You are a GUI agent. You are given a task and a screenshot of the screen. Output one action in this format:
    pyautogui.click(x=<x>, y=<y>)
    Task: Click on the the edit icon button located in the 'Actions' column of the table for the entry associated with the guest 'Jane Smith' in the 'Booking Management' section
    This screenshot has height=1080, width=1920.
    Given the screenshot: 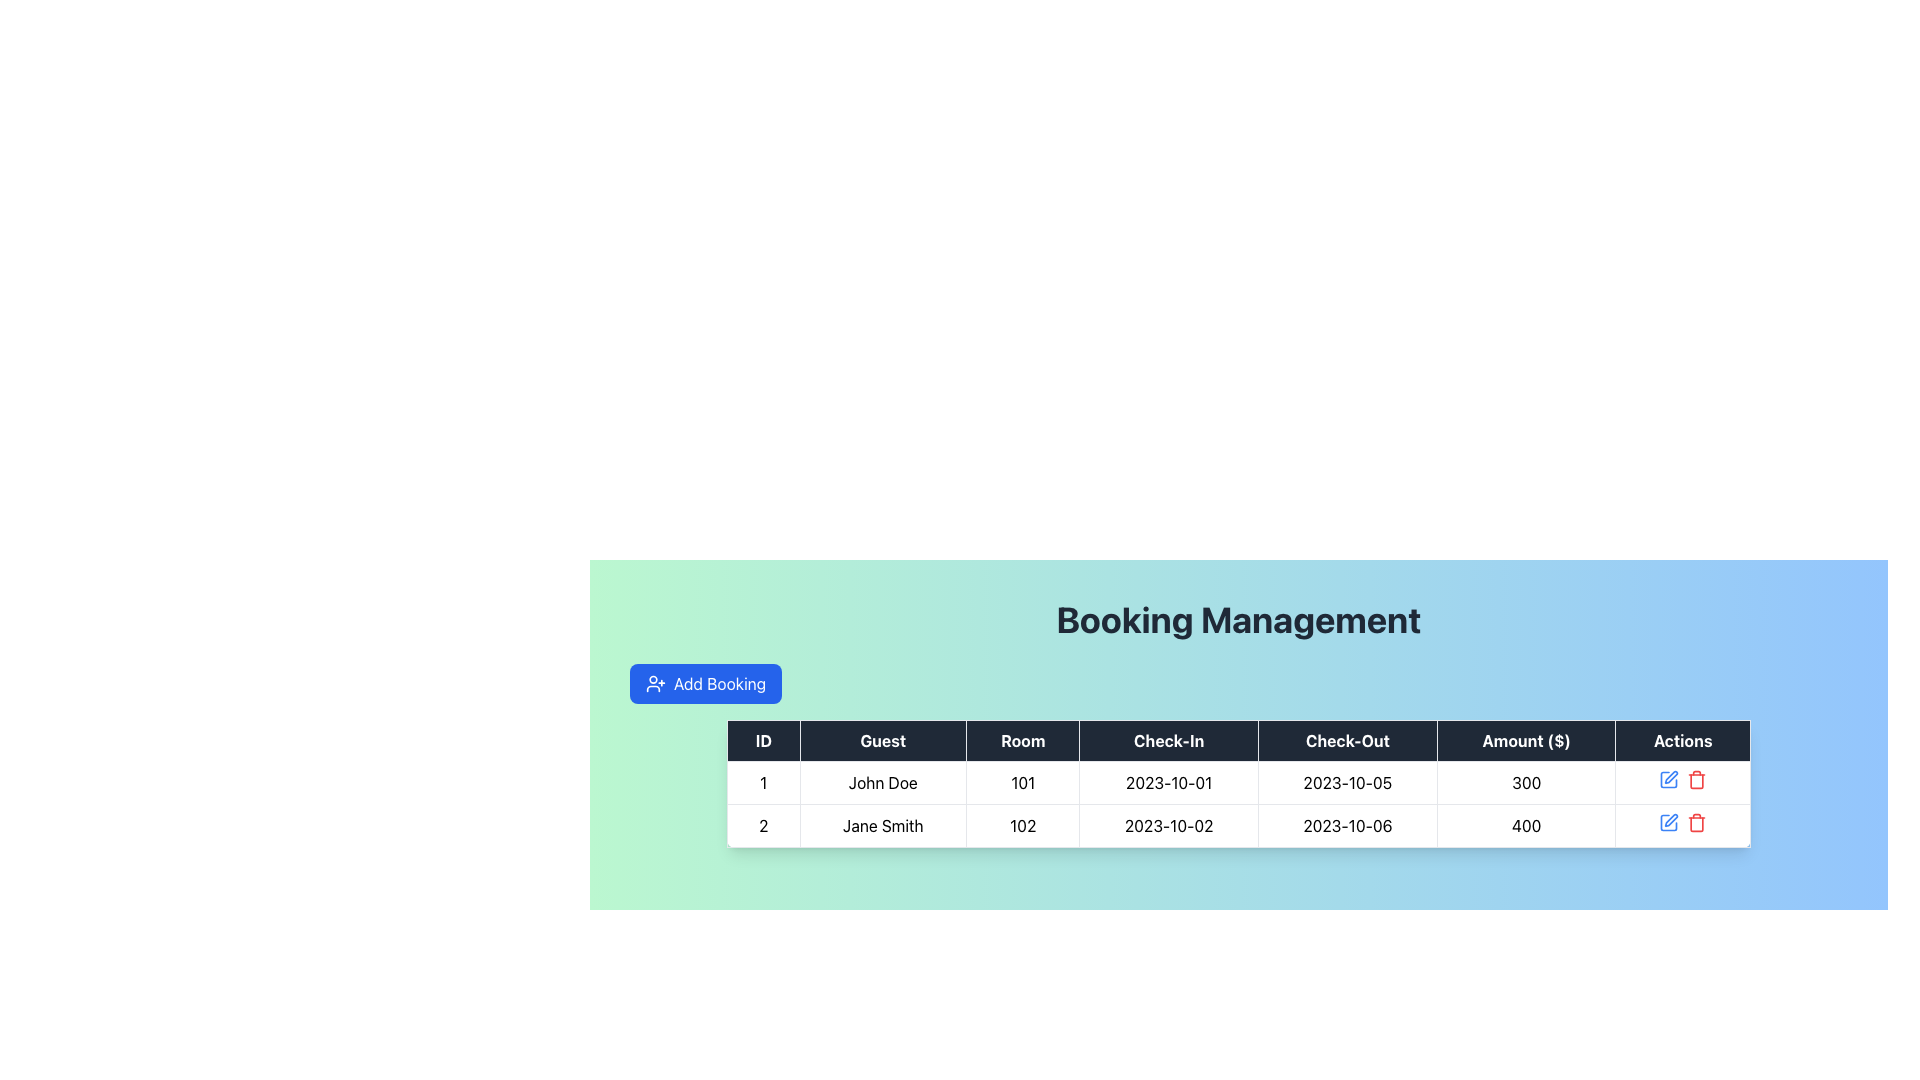 What is the action you would take?
    pyautogui.click(x=1669, y=822)
    